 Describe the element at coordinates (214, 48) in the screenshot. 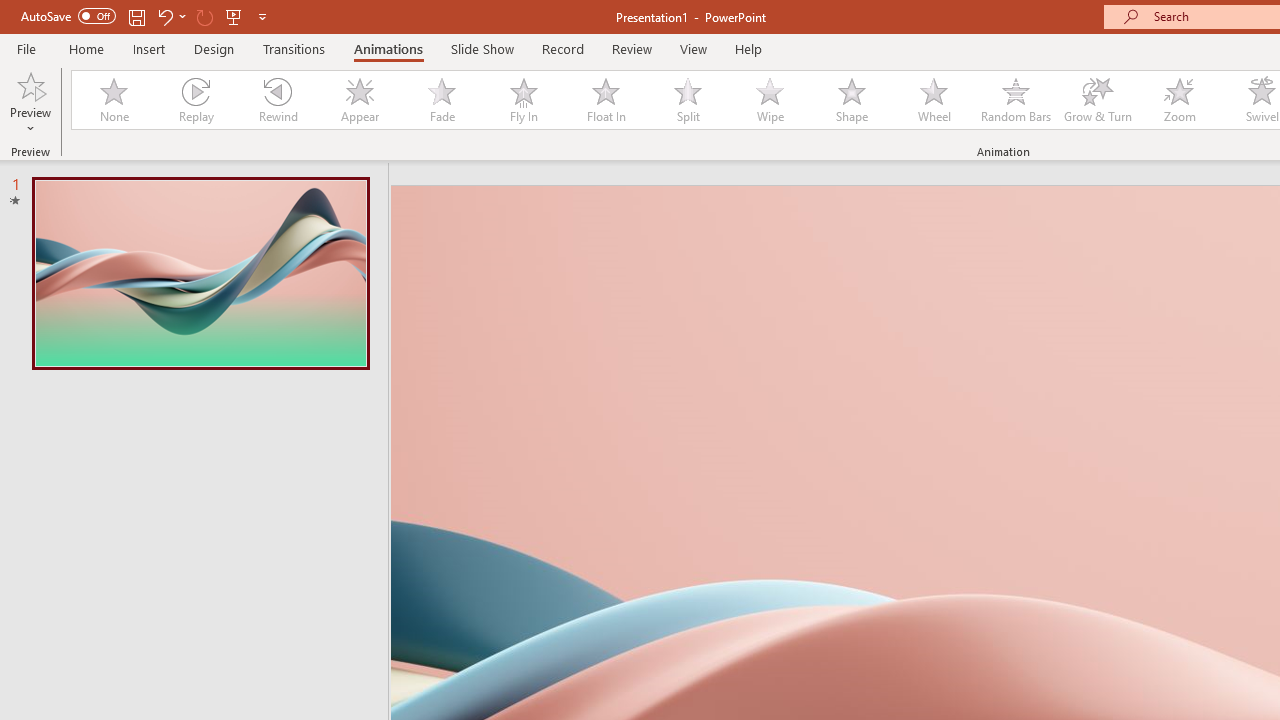

I see `'Design'` at that location.